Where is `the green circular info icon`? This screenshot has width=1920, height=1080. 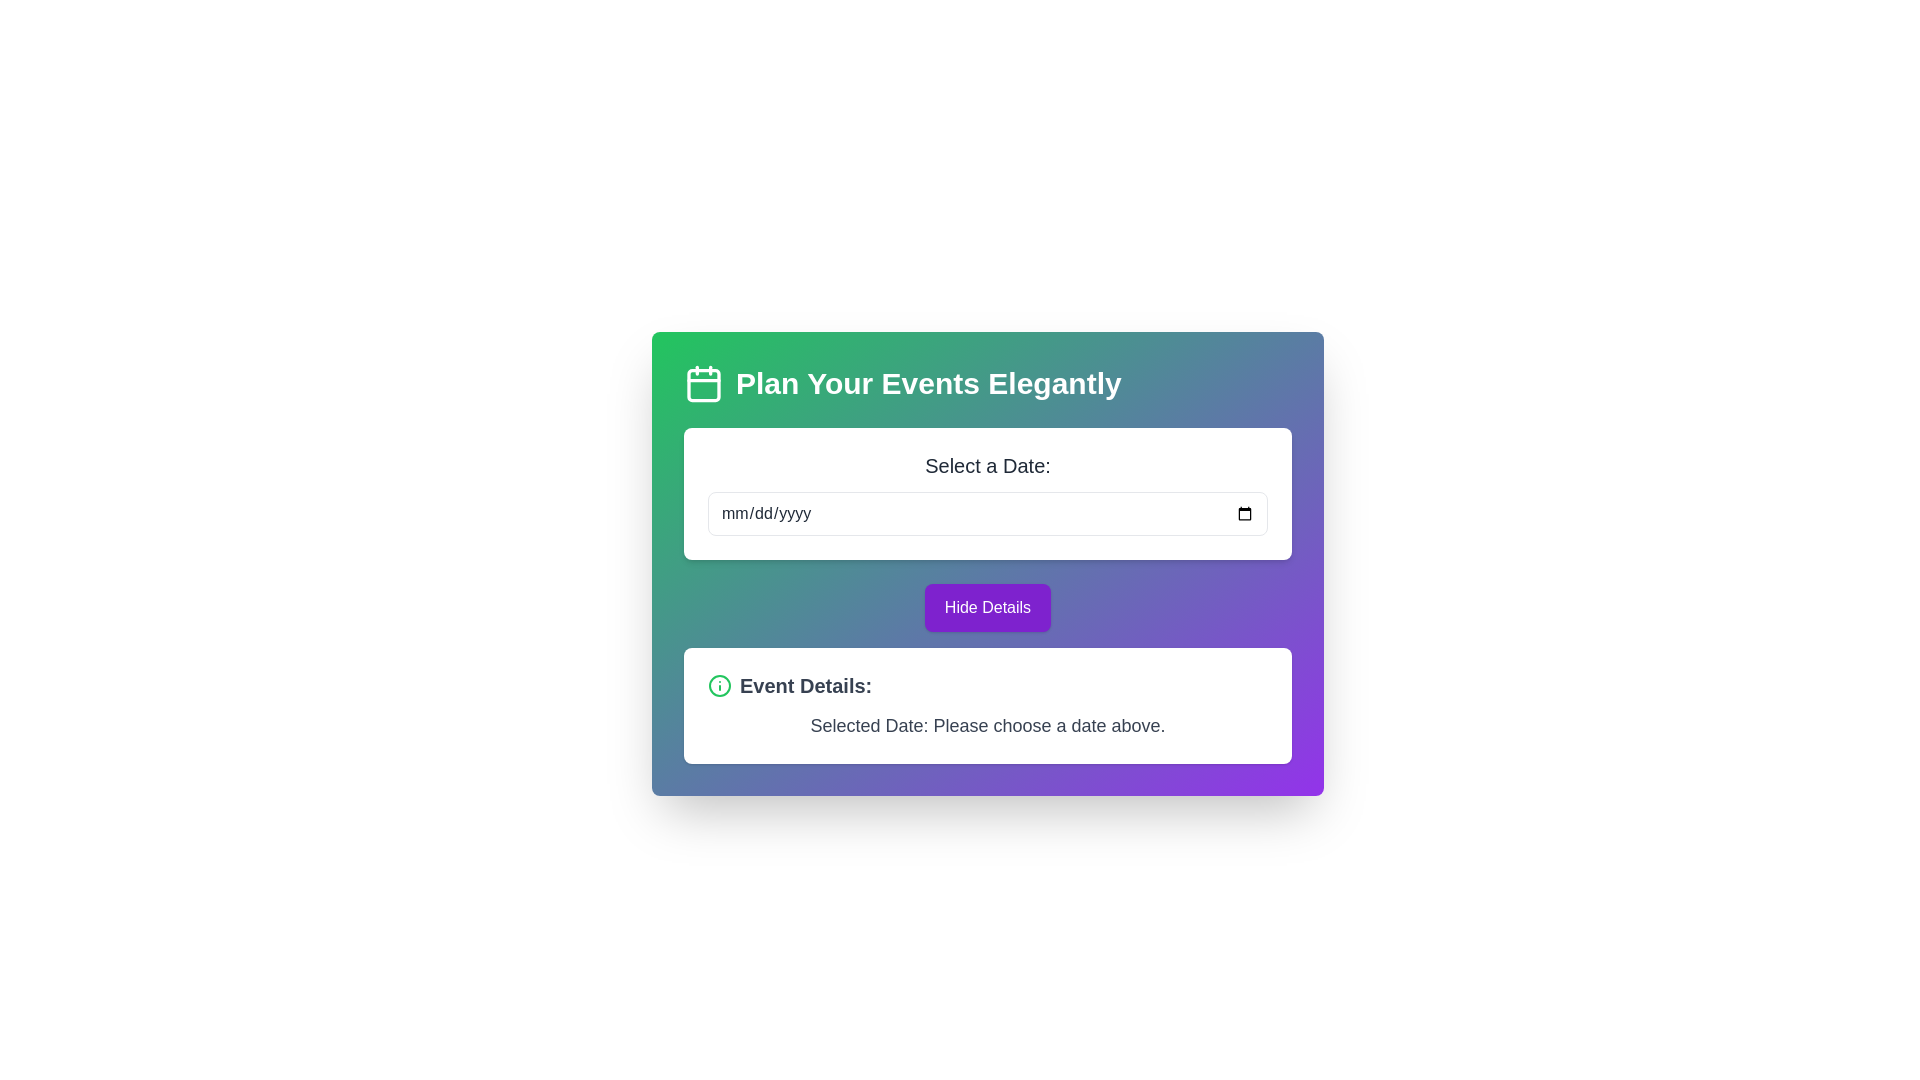 the green circular info icon is located at coordinates (720, 685).